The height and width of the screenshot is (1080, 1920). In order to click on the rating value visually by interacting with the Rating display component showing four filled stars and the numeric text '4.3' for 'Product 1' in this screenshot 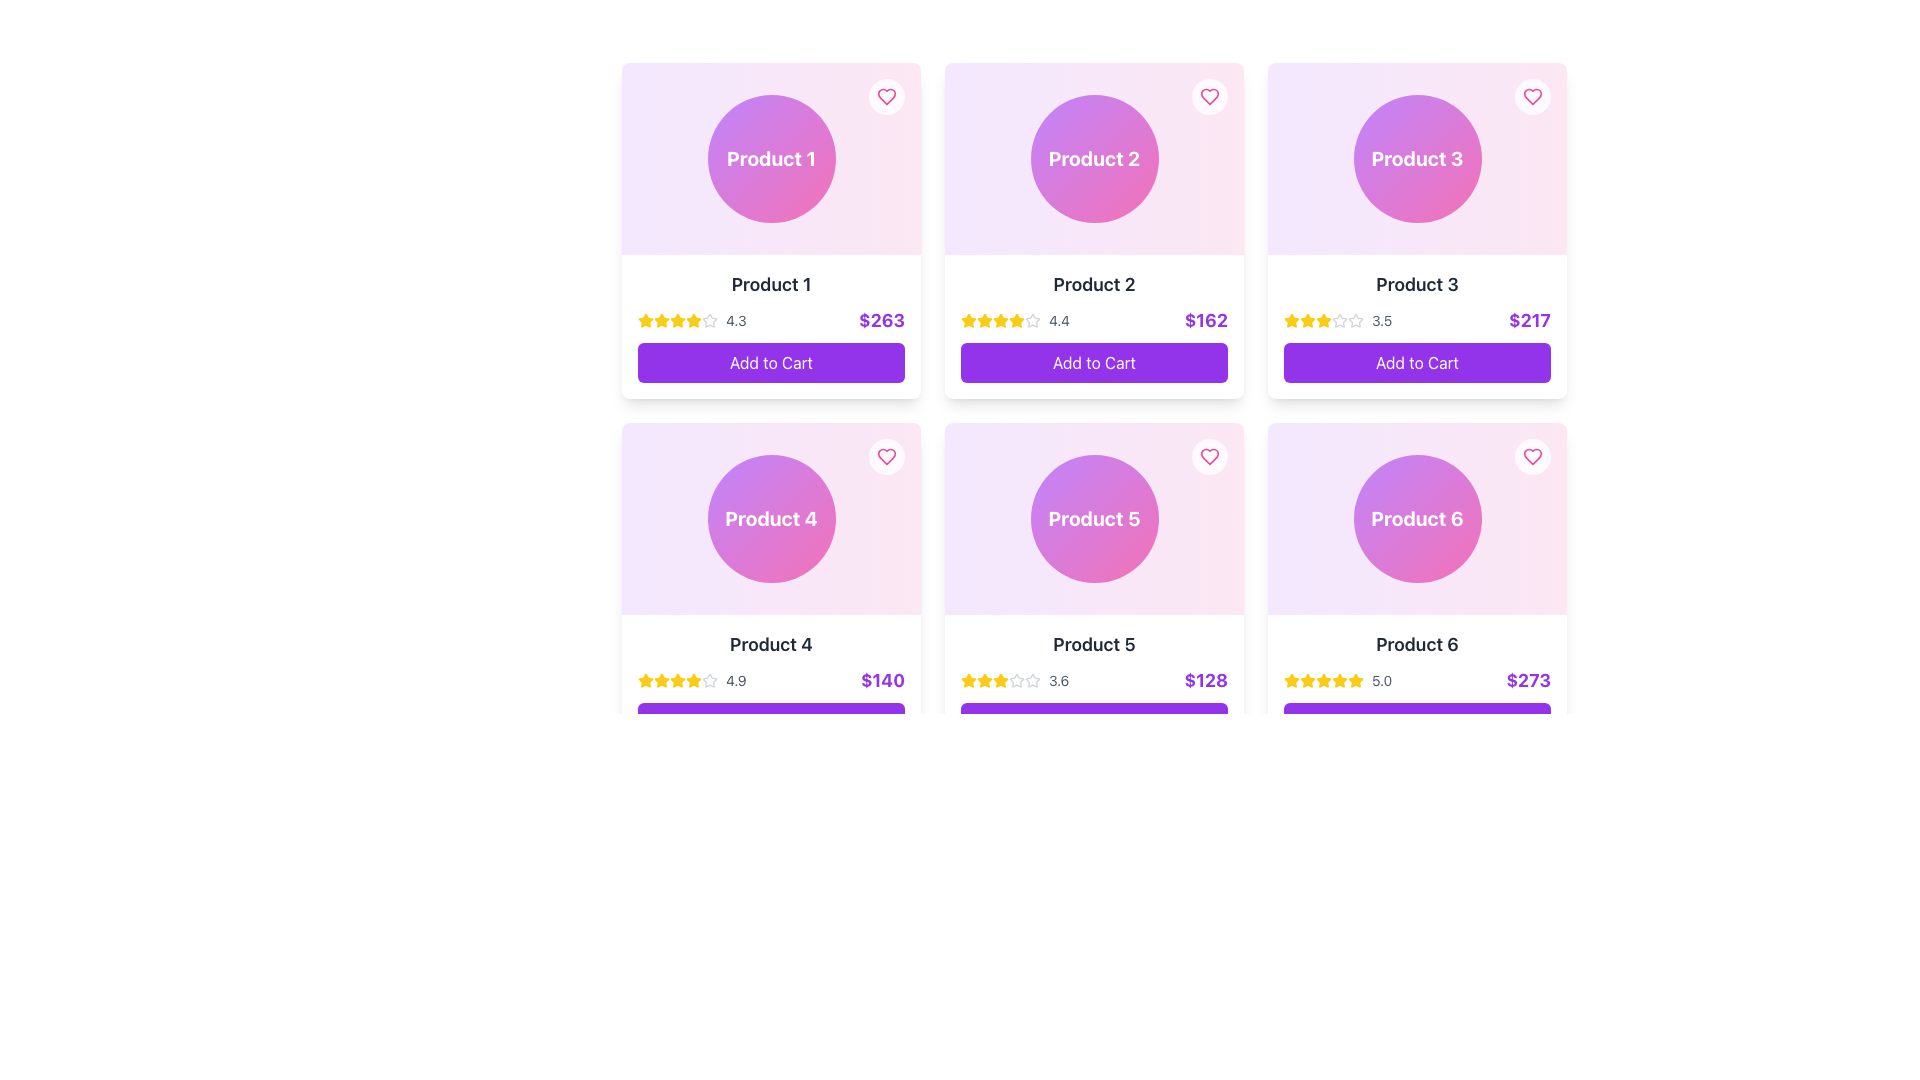, I will do `click(692, 319)`.